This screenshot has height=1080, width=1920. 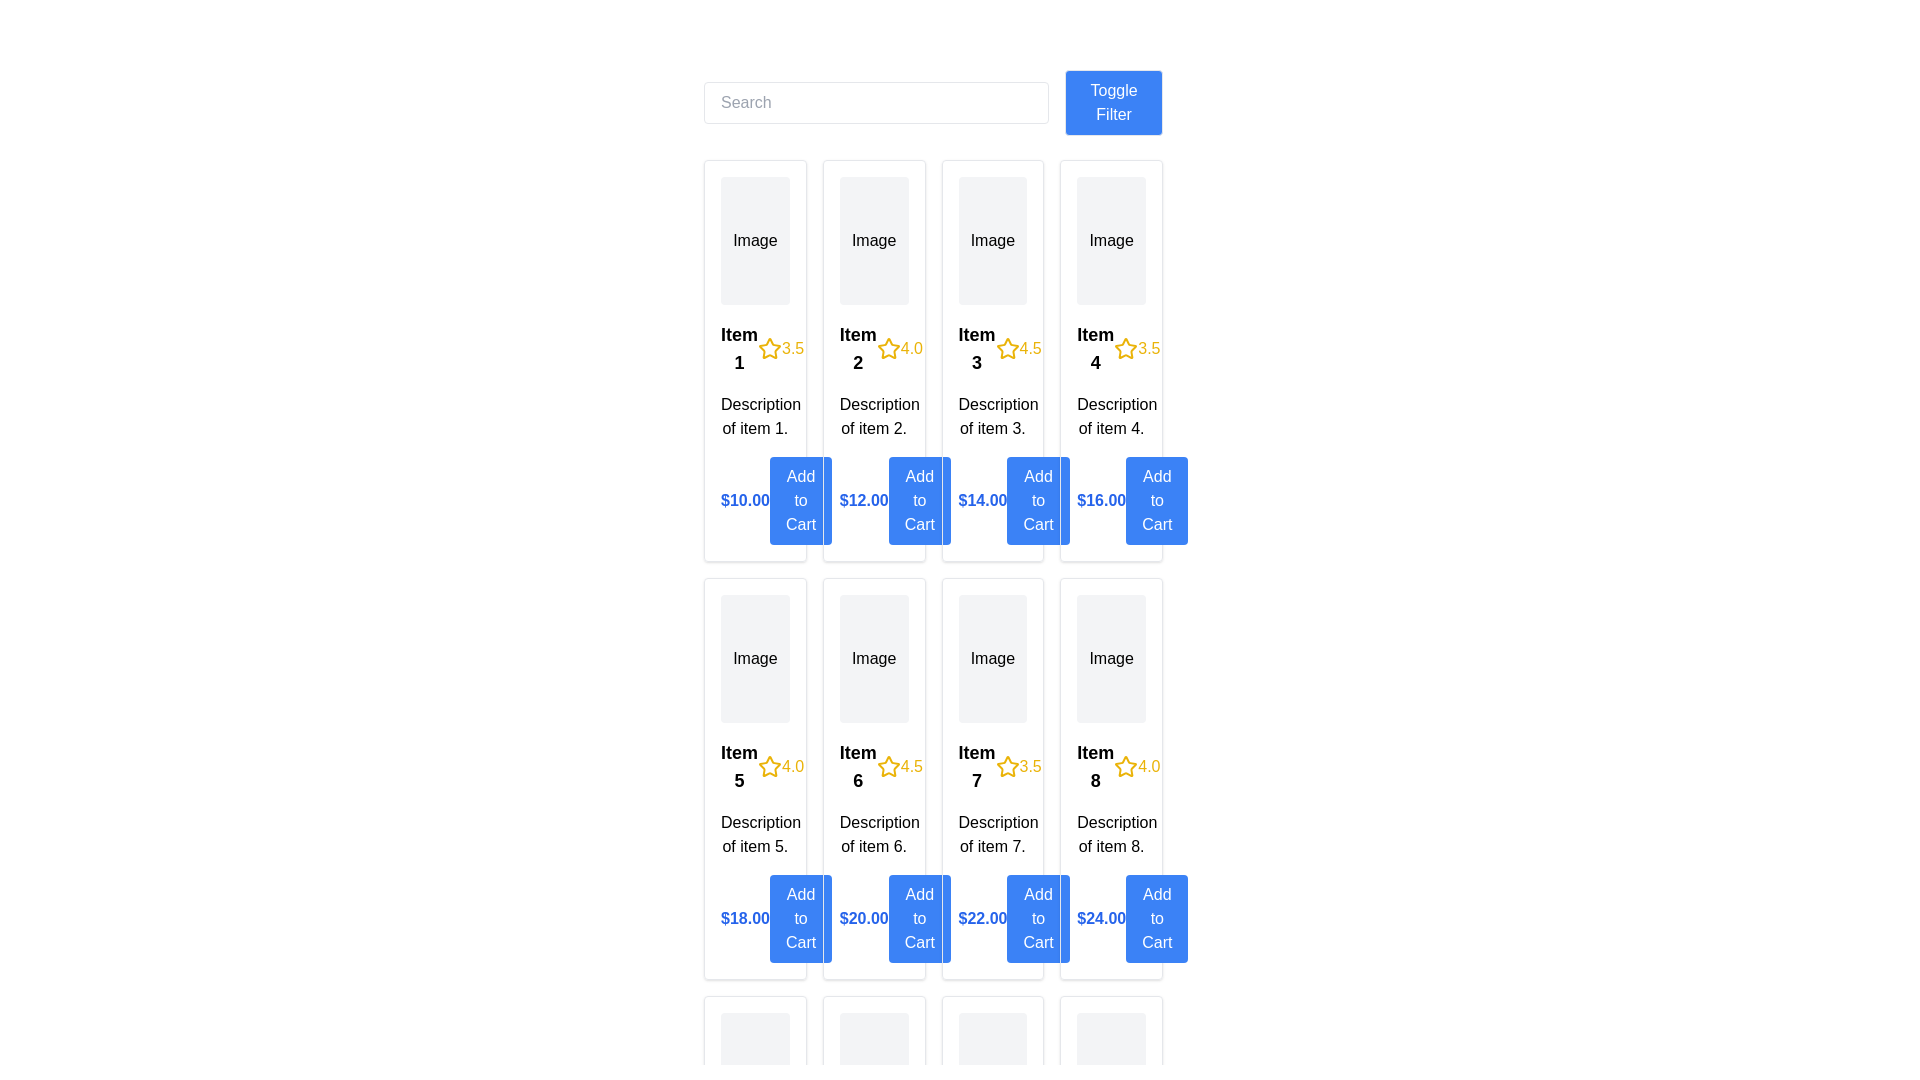 I want to click on the button located in the third column of the topmost row of the grid layout, directly below the price text '$14.00' and aligned with the description 'Description of item 3', so click(x=1038, y=500).